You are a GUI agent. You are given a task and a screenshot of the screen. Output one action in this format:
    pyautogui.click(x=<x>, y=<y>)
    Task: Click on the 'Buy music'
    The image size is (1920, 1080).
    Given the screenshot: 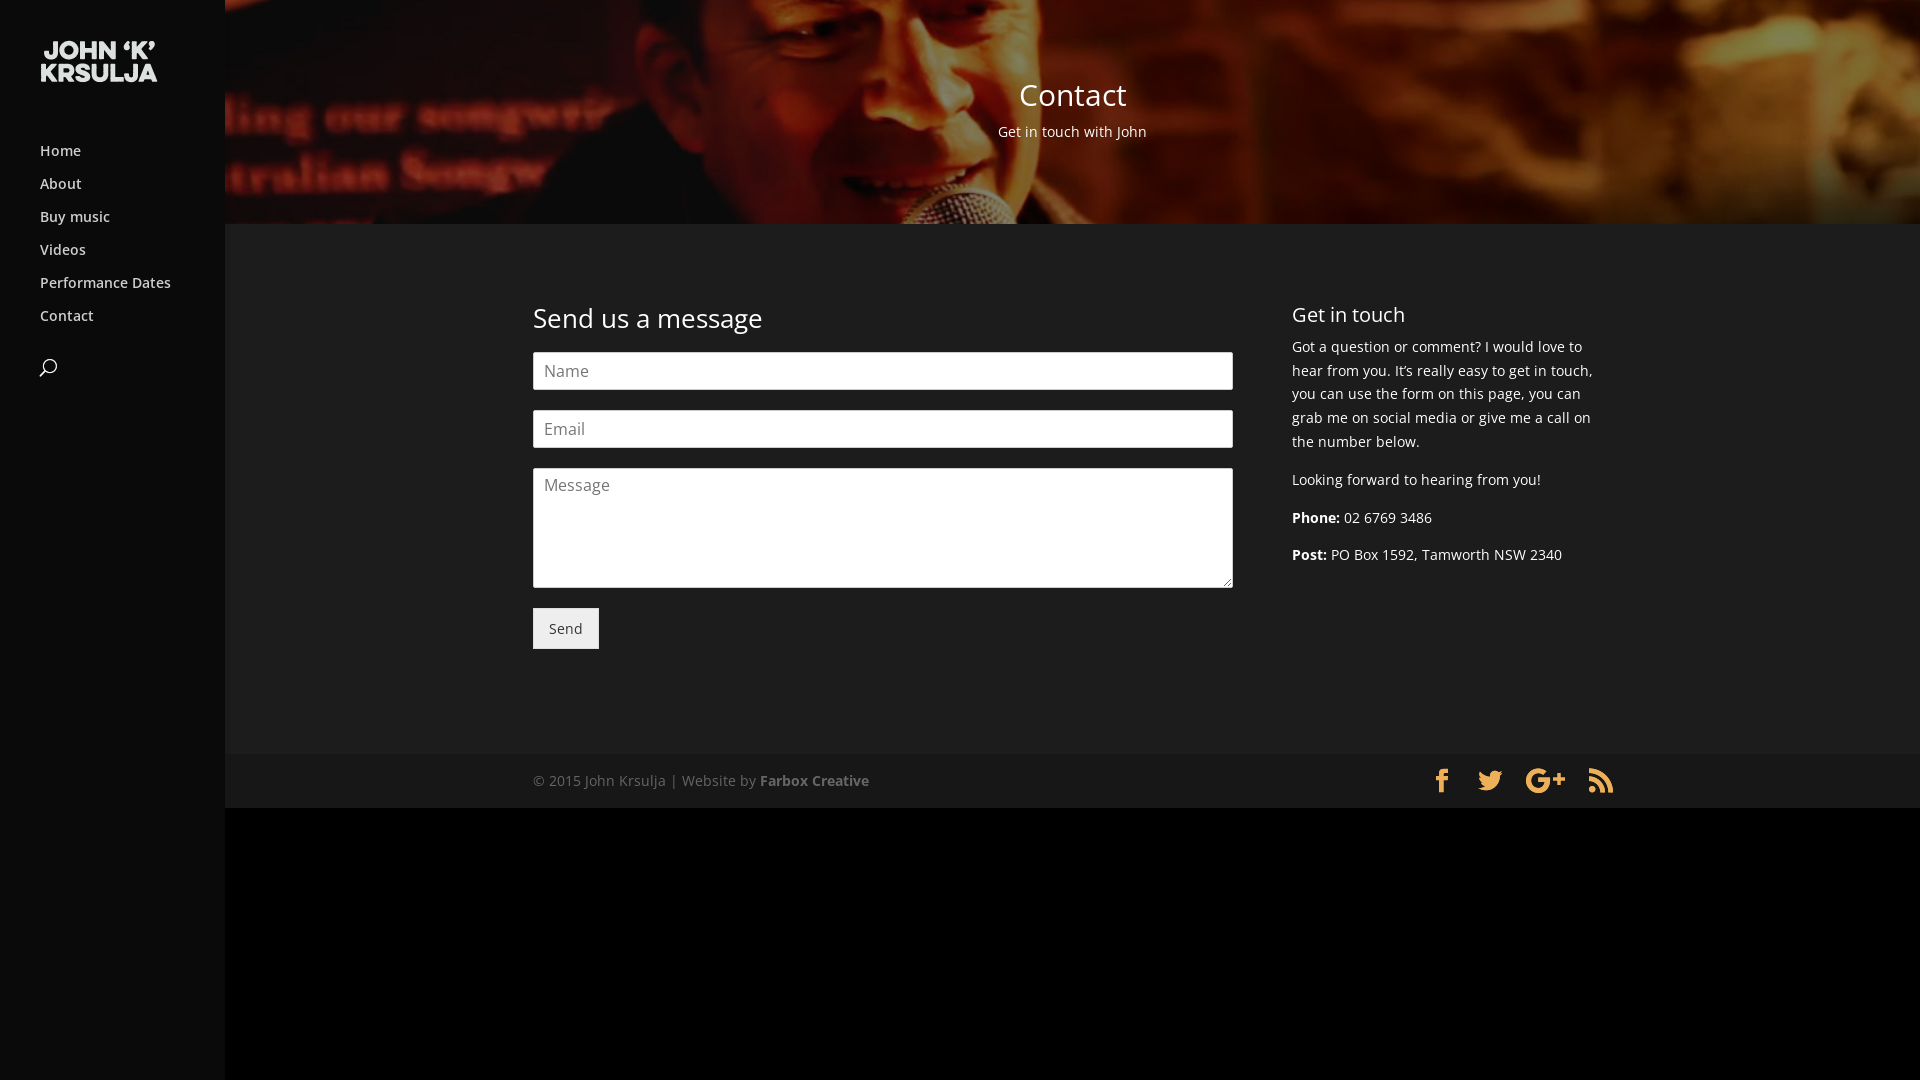 What is the action you would take?
    pyautogui.click(x=131, y=225)
    